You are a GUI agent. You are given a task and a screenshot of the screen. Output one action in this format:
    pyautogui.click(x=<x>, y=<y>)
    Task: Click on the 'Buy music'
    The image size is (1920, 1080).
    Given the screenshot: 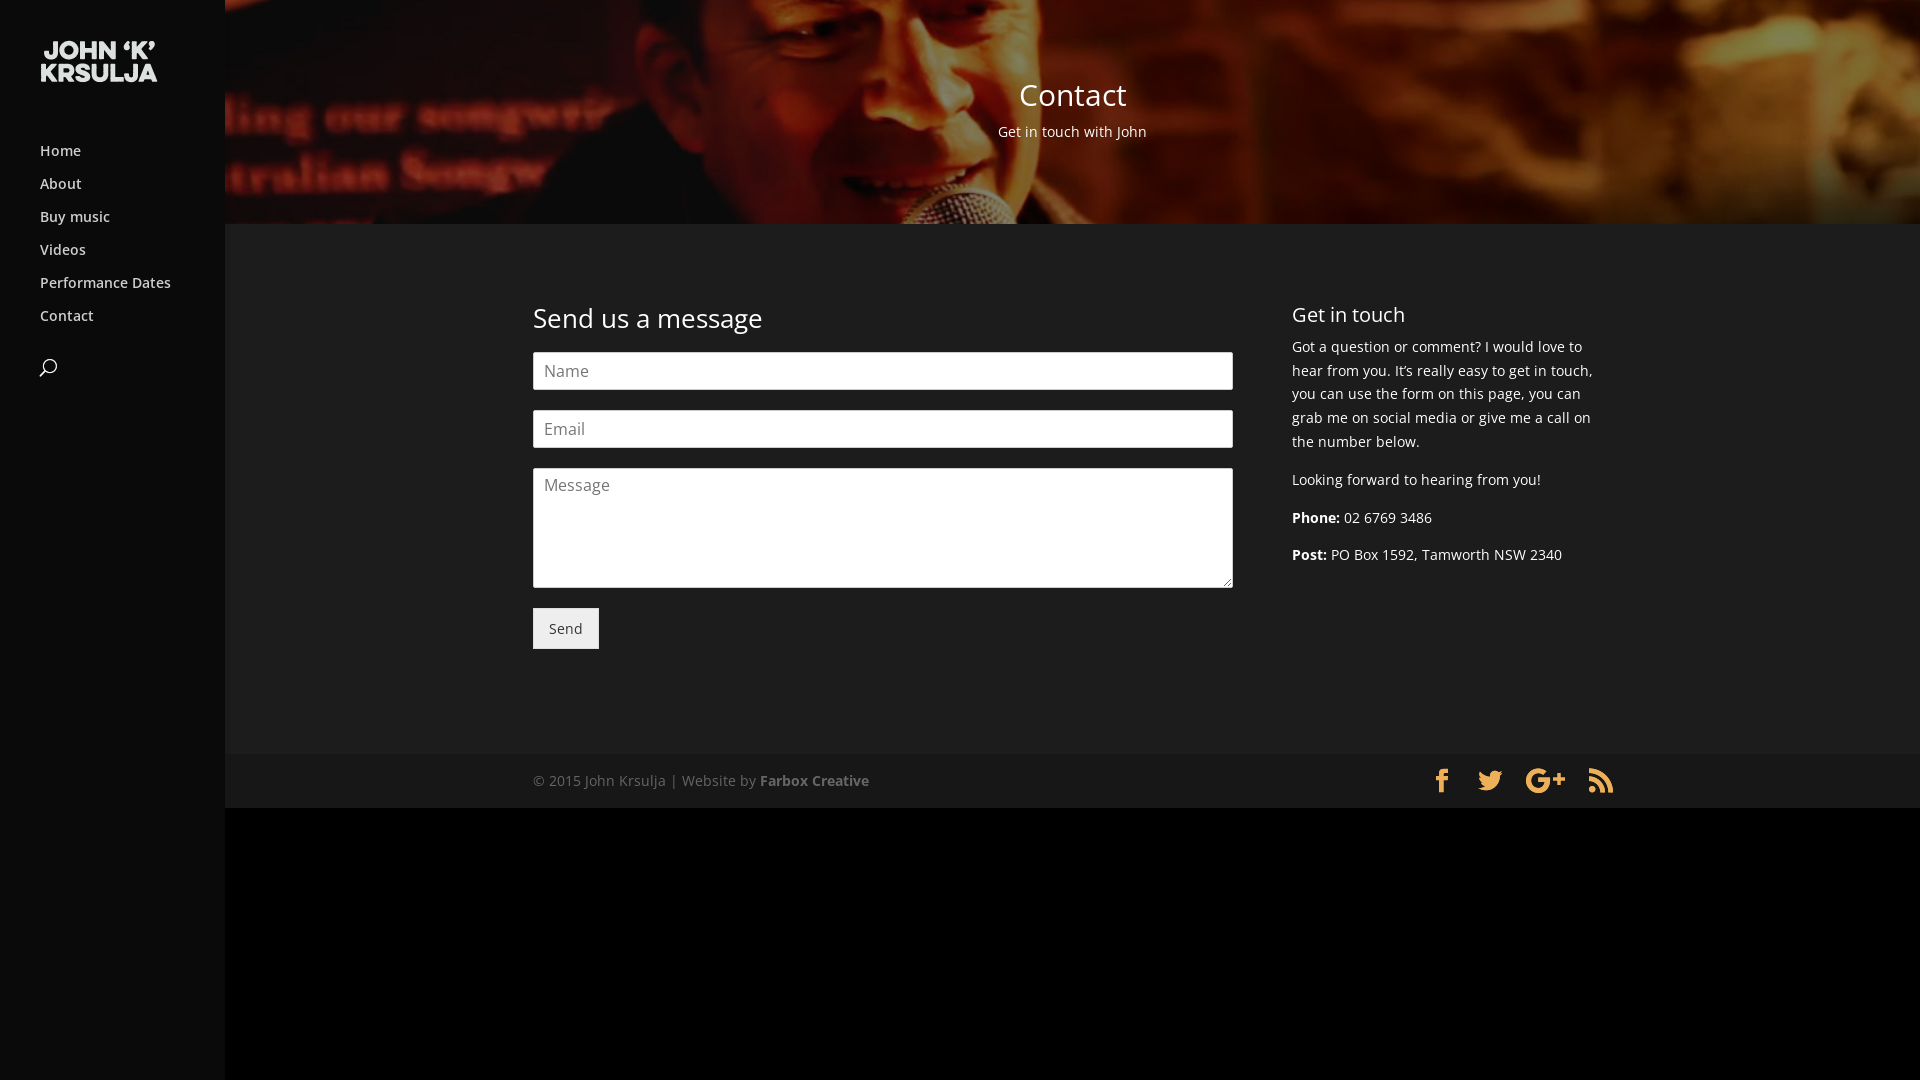 What is the action you would take?
    pyautogui.click(x=131, y=225)
    